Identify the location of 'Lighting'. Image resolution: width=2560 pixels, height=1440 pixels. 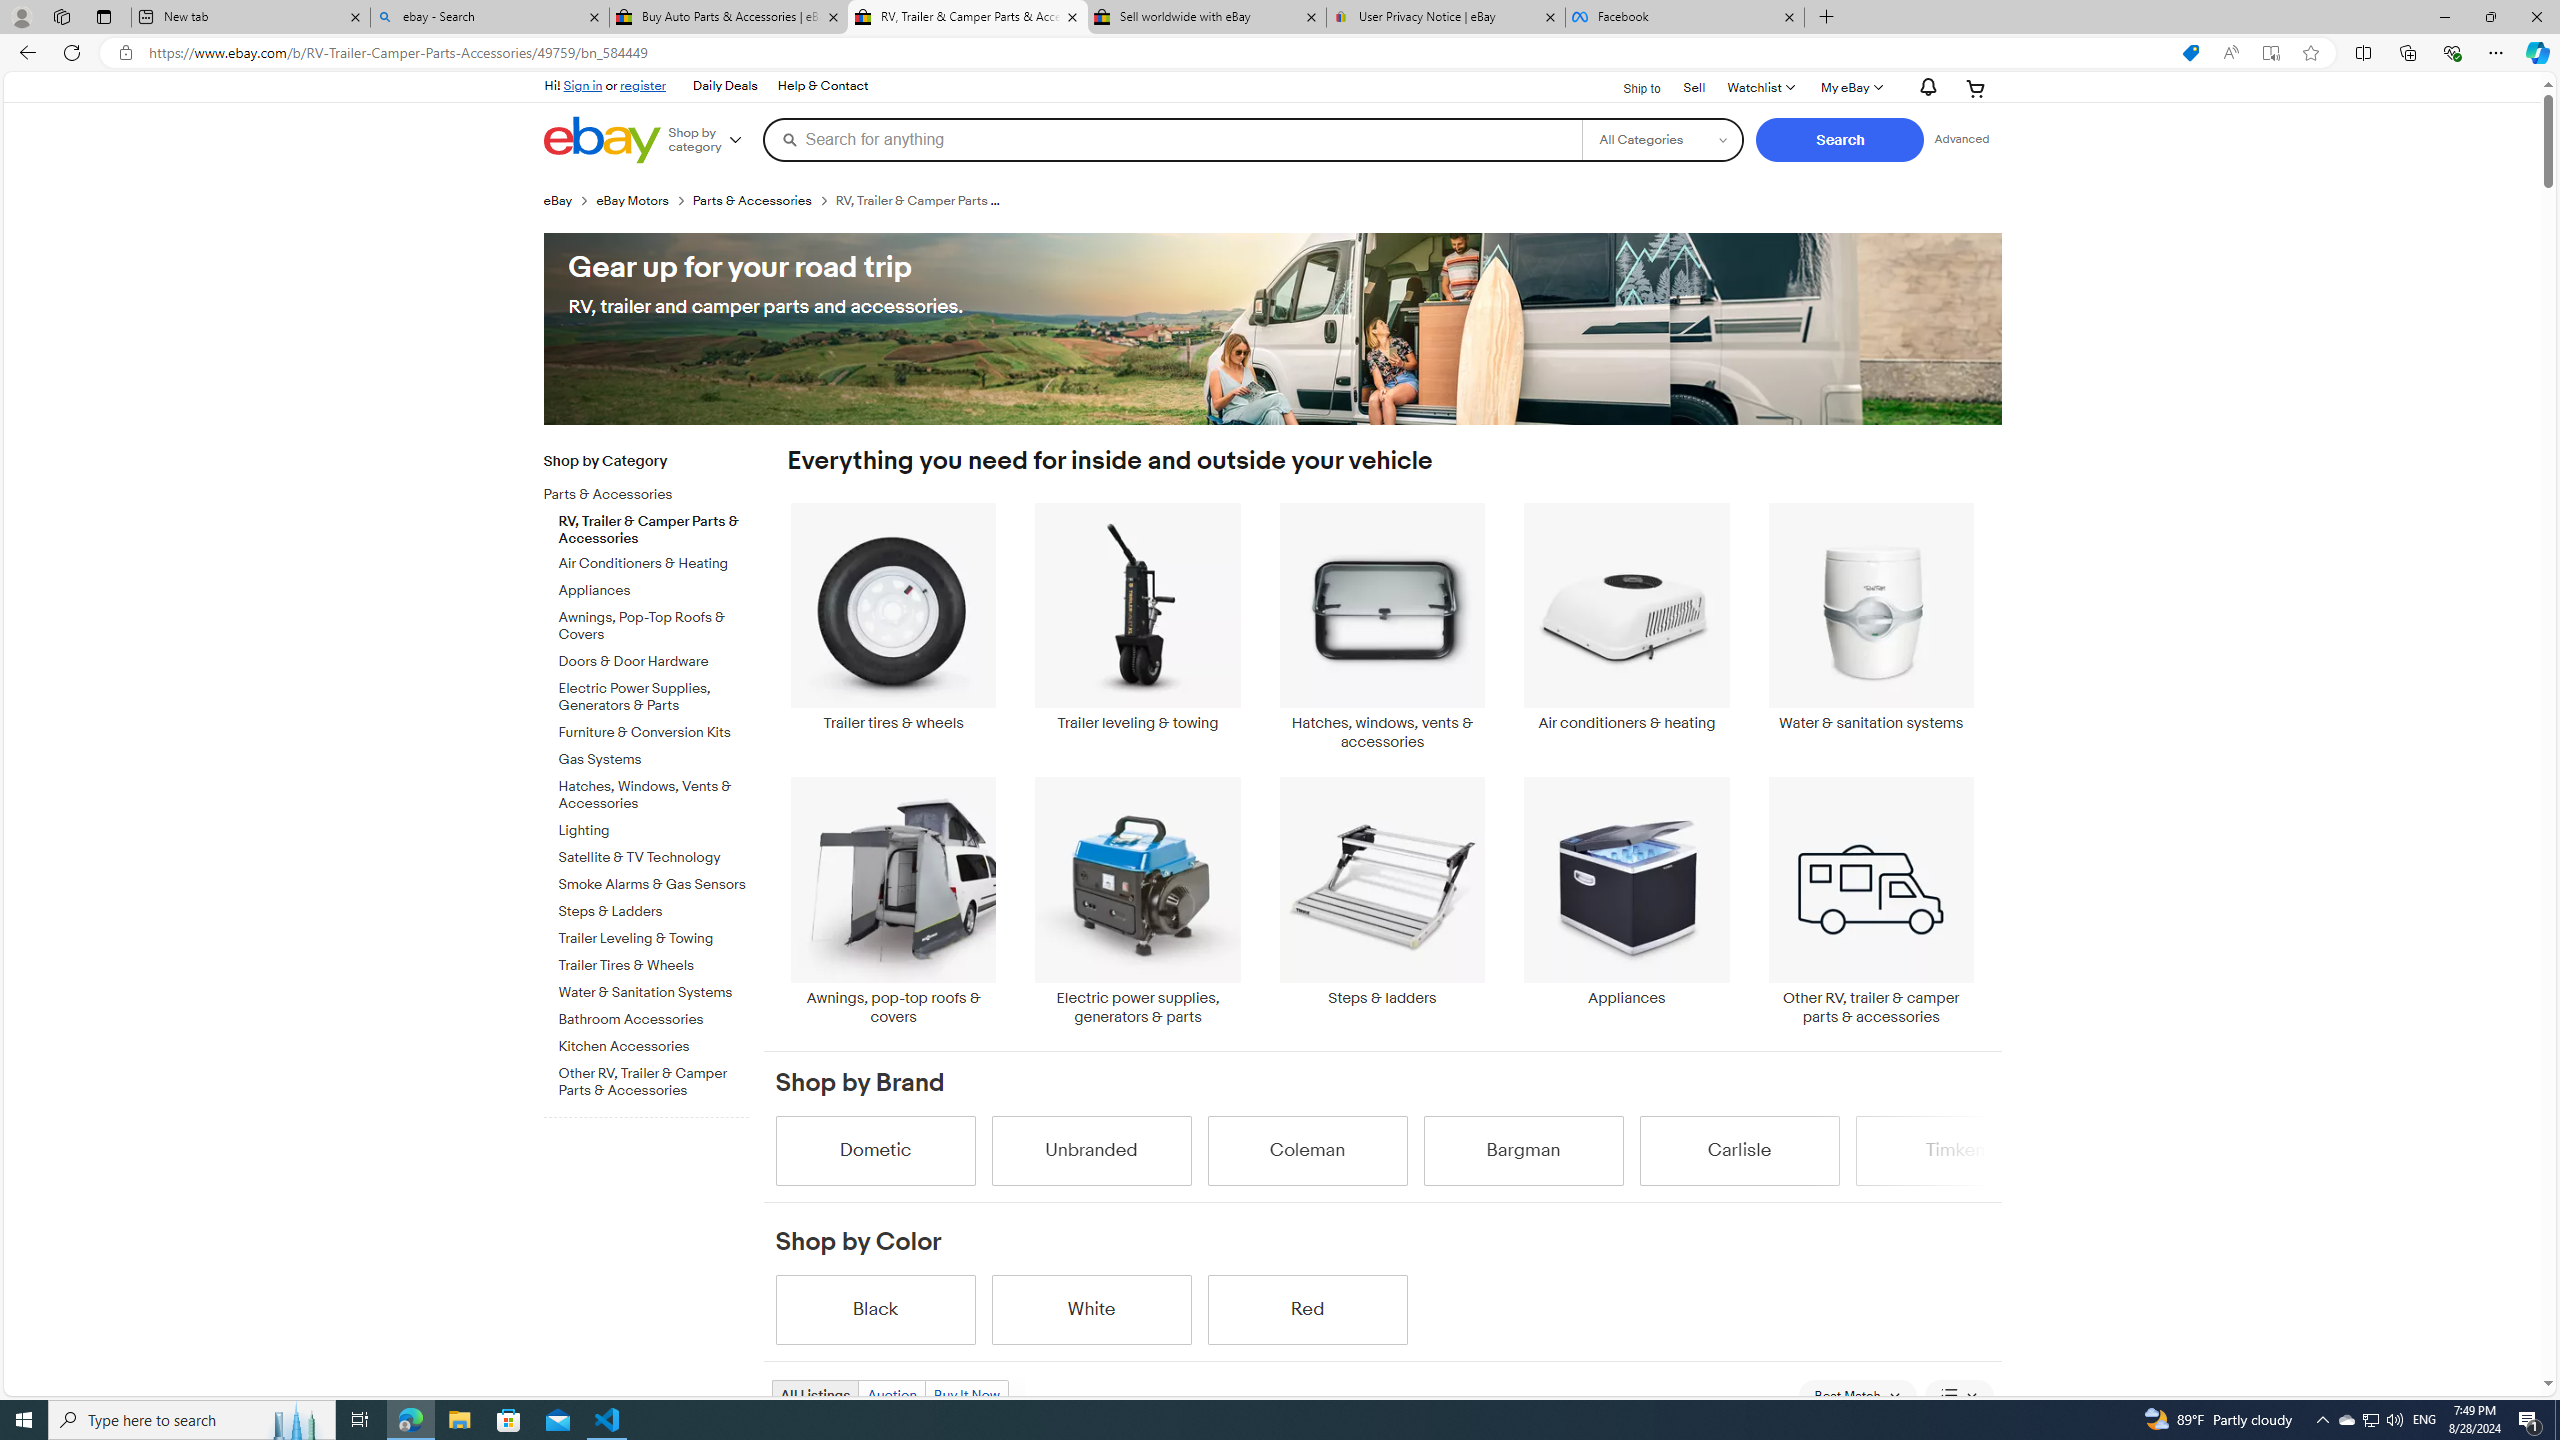
(653, 827).